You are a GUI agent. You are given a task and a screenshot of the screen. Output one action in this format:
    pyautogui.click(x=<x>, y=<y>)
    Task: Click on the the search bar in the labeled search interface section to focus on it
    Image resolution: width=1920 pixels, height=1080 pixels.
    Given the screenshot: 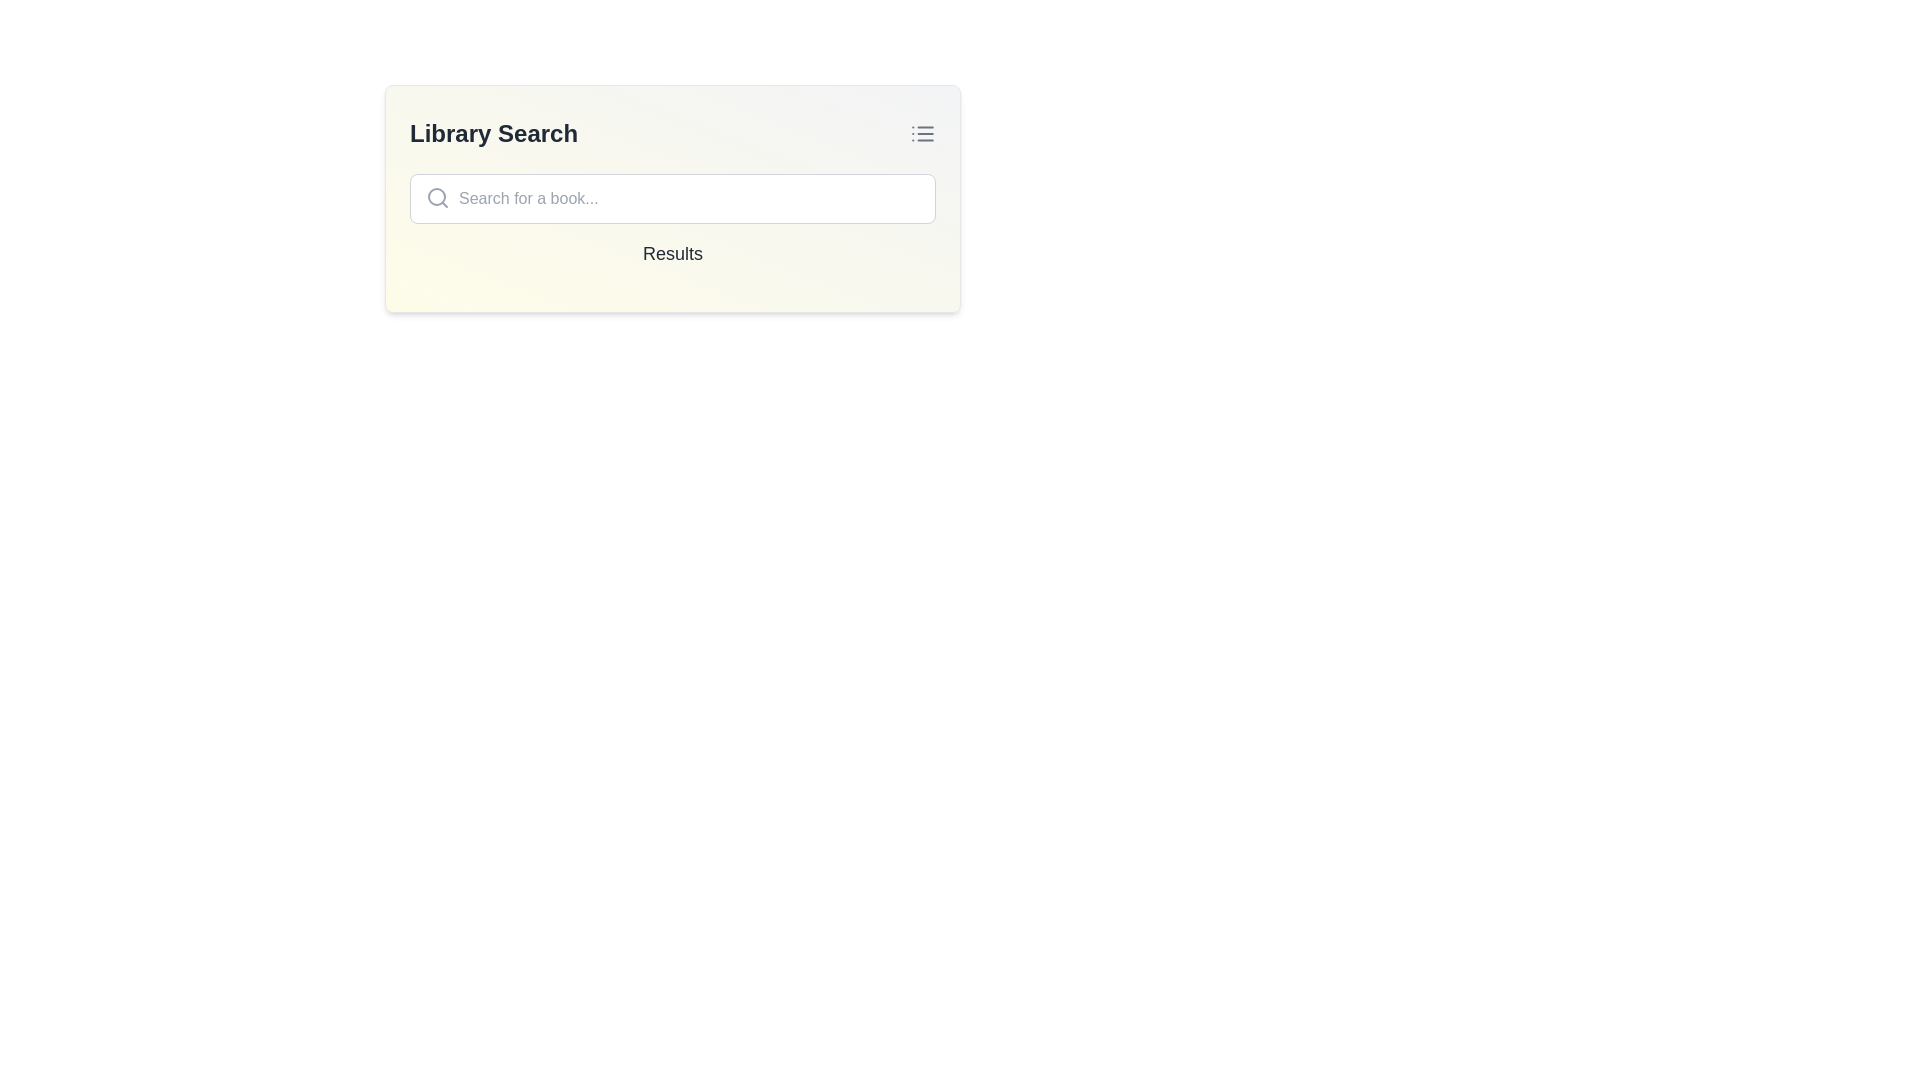 What is the action you would take?
    pyautogui.click(x=672, y=199)
    